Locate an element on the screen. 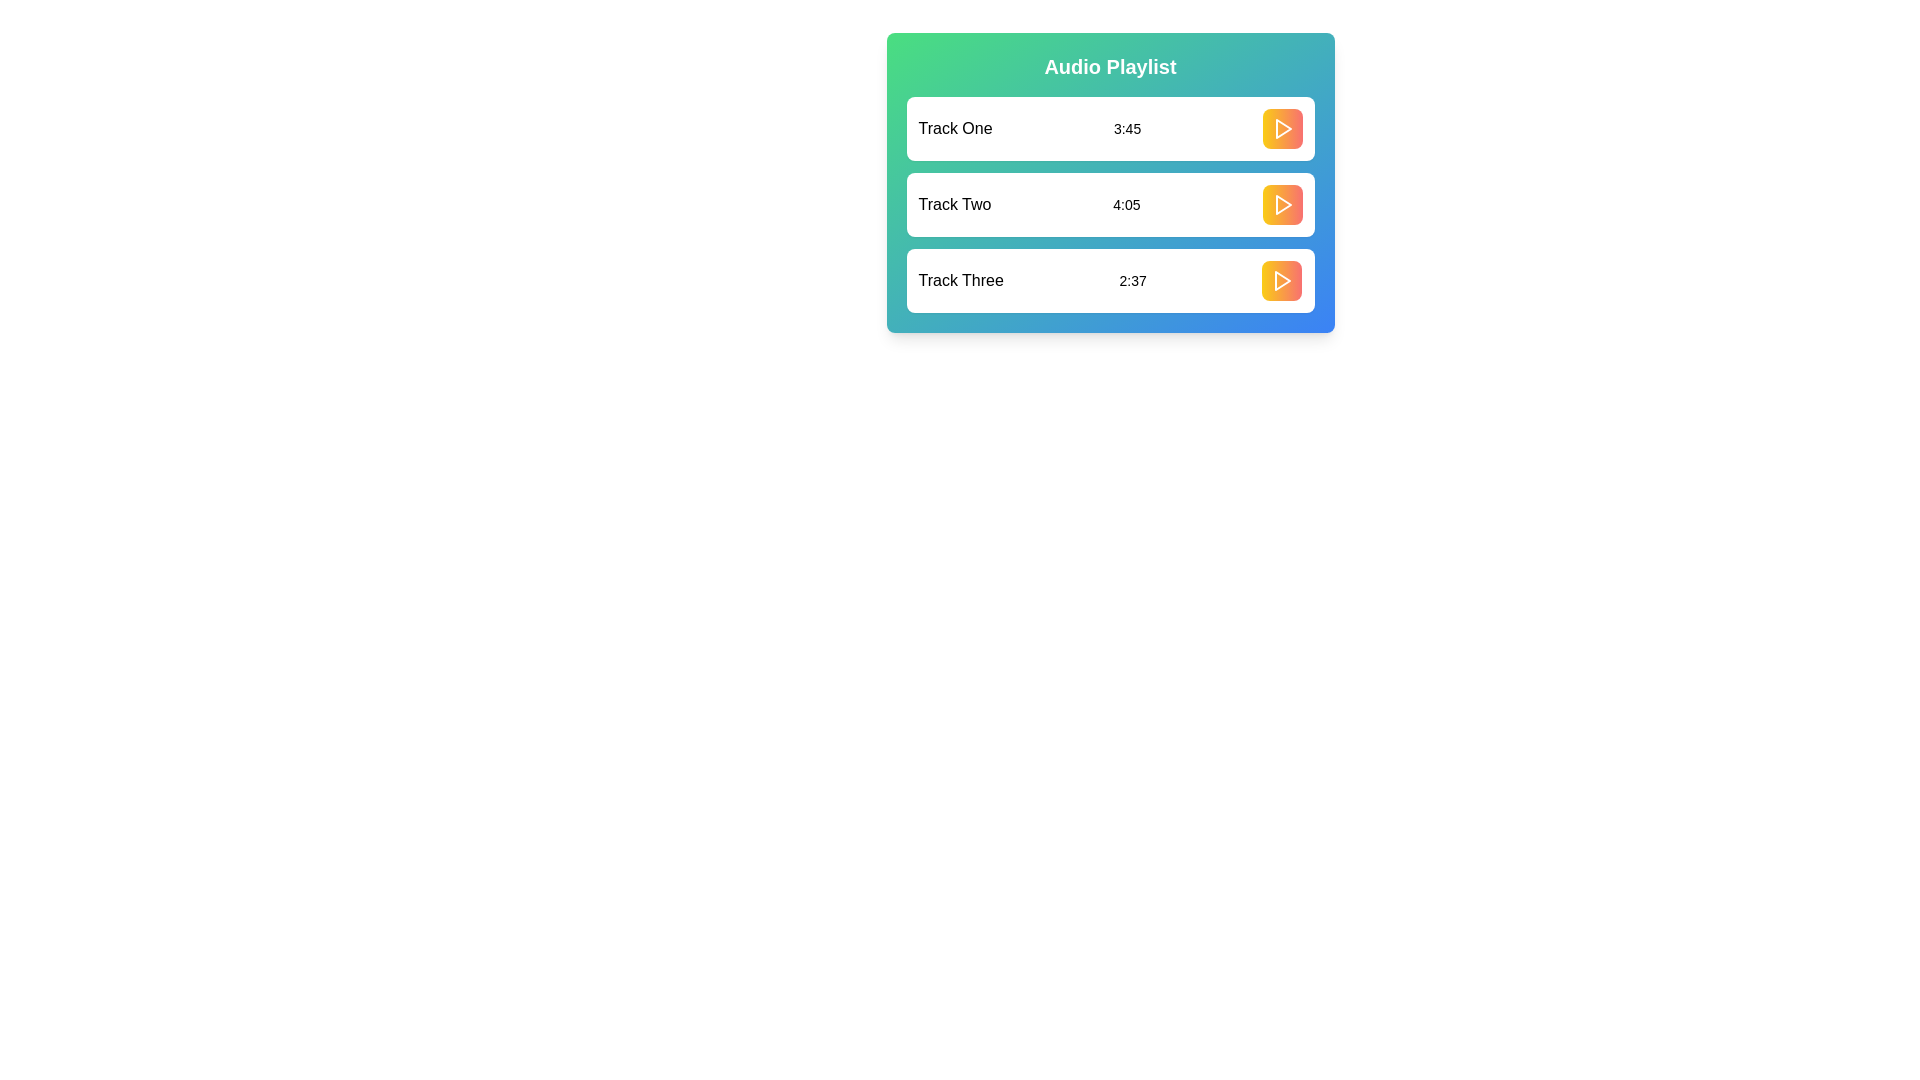  the triangular play button icon for 'Track Two' to initiate playback is located at coordinates (1283, 204).